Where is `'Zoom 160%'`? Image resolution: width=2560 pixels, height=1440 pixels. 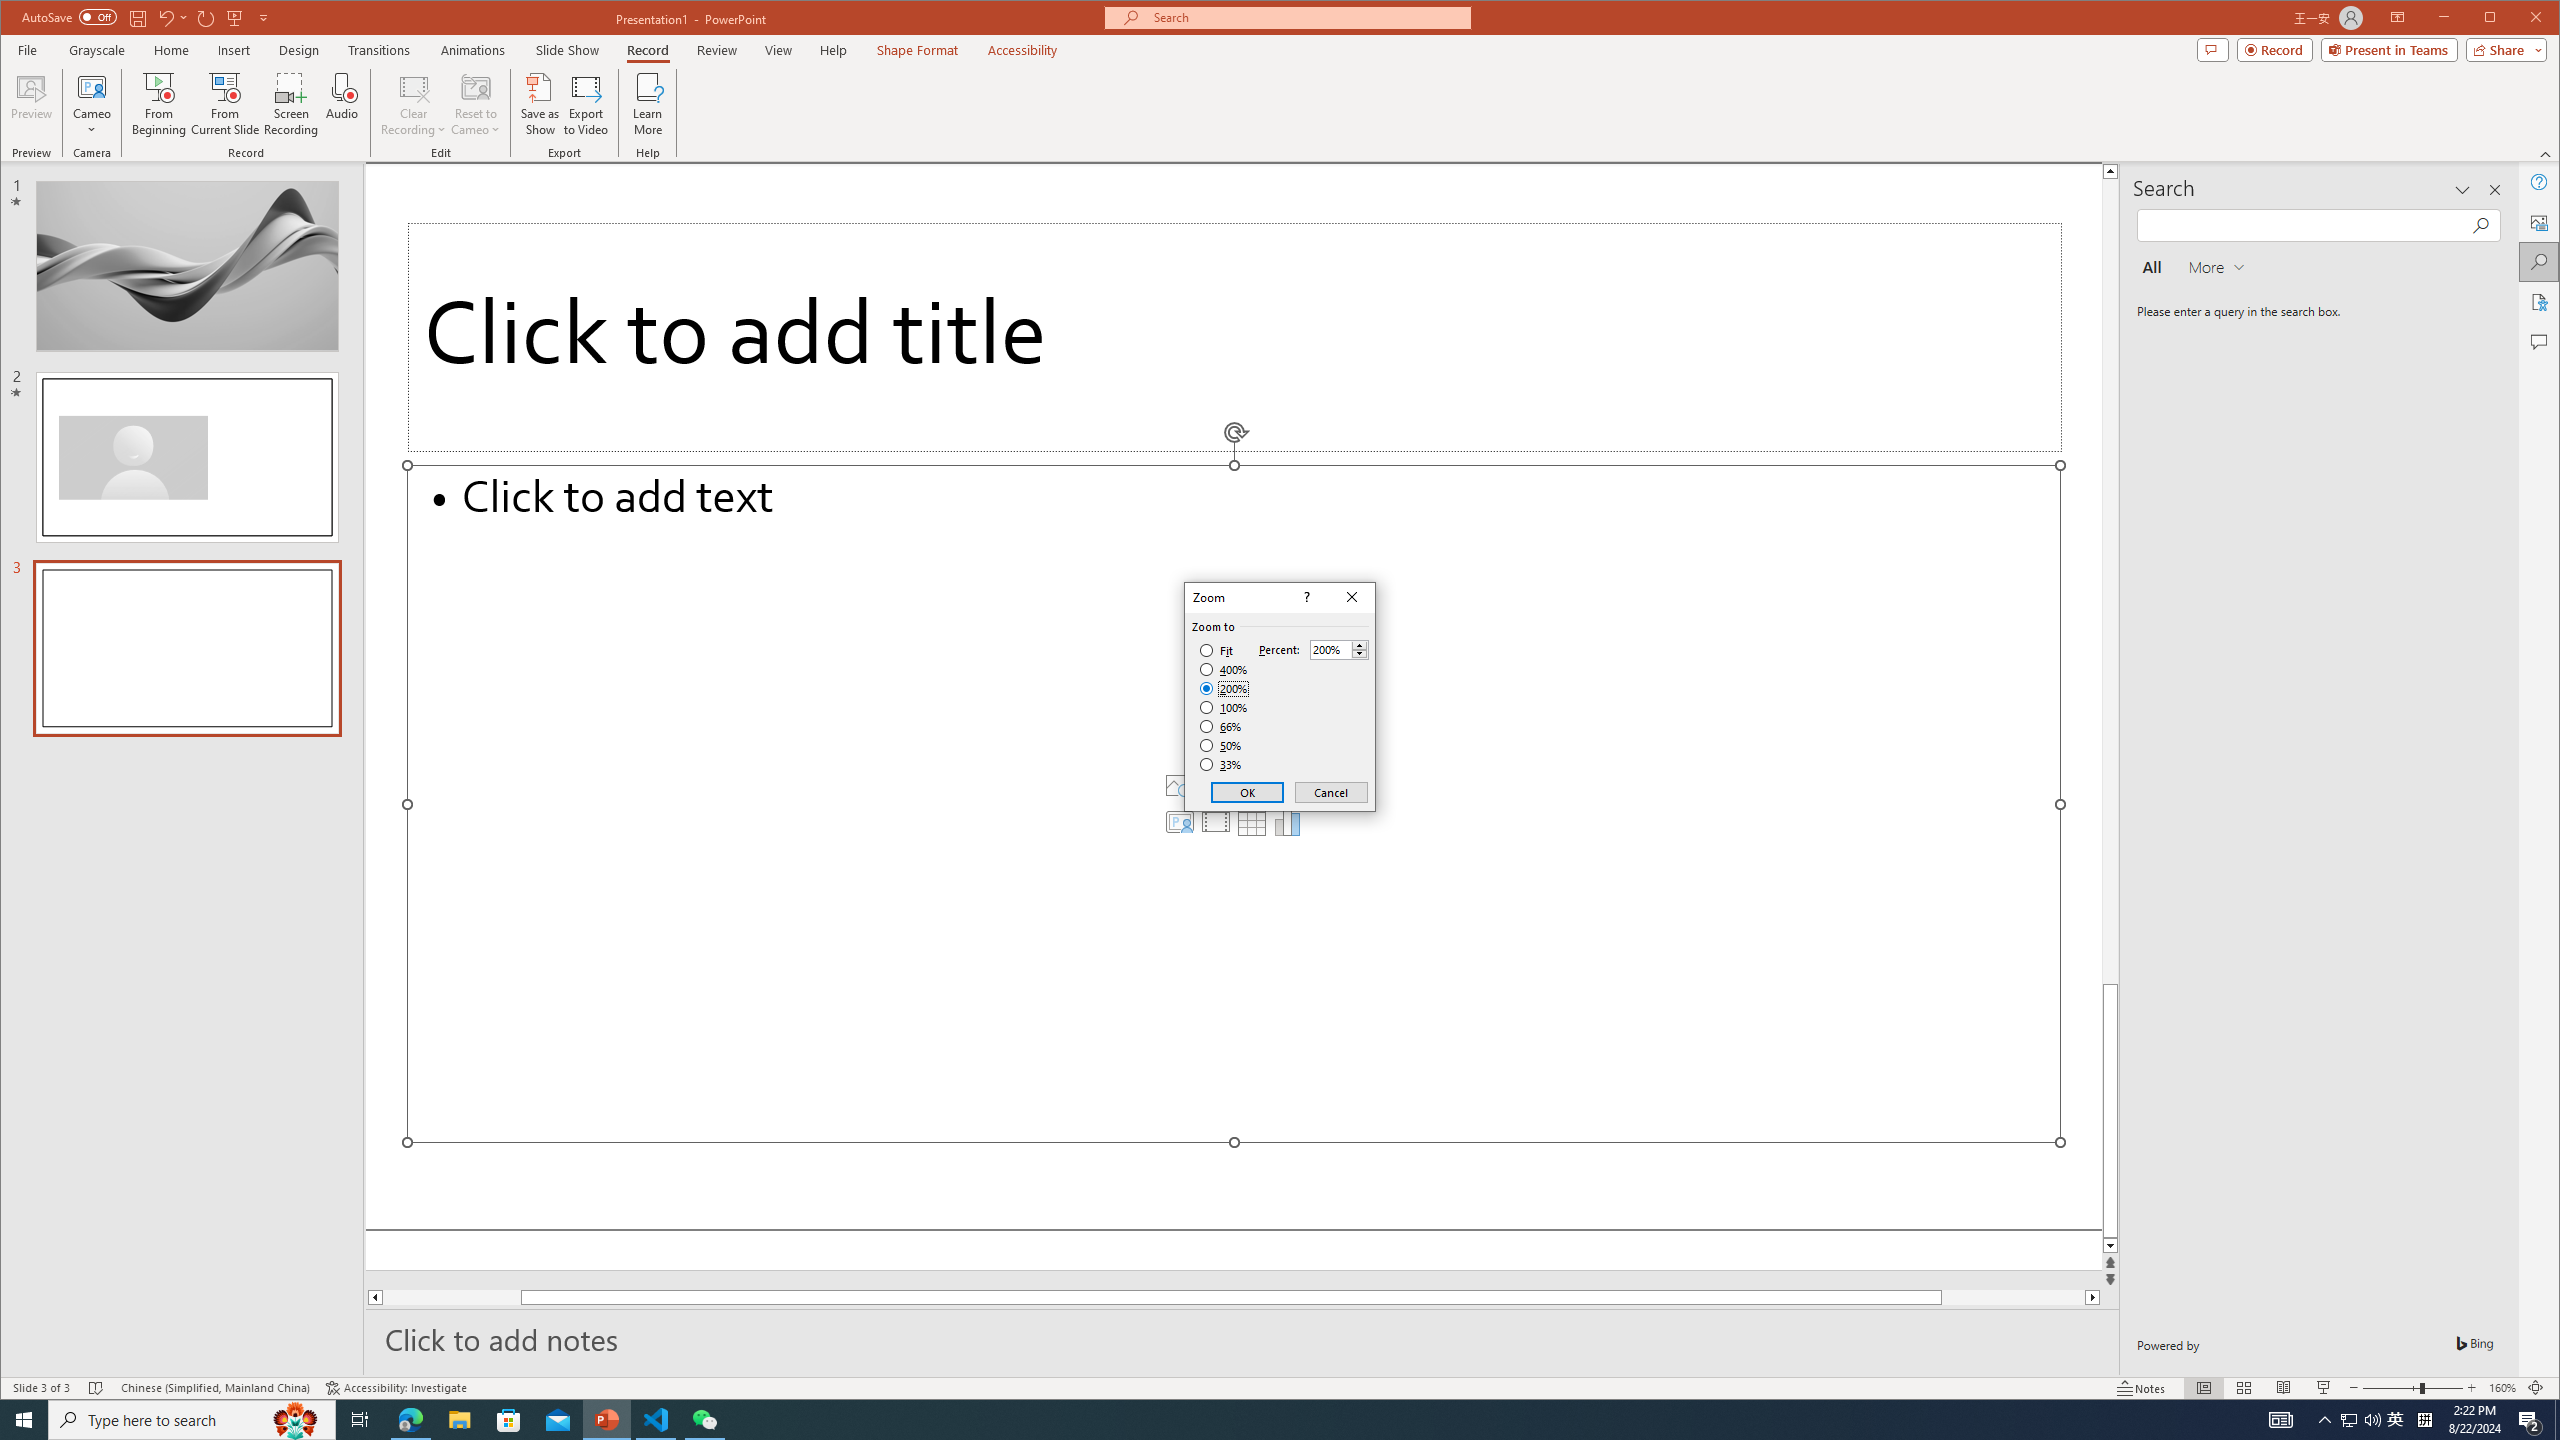
'Zoom 160%' is located at coordinates (2502, 1387).